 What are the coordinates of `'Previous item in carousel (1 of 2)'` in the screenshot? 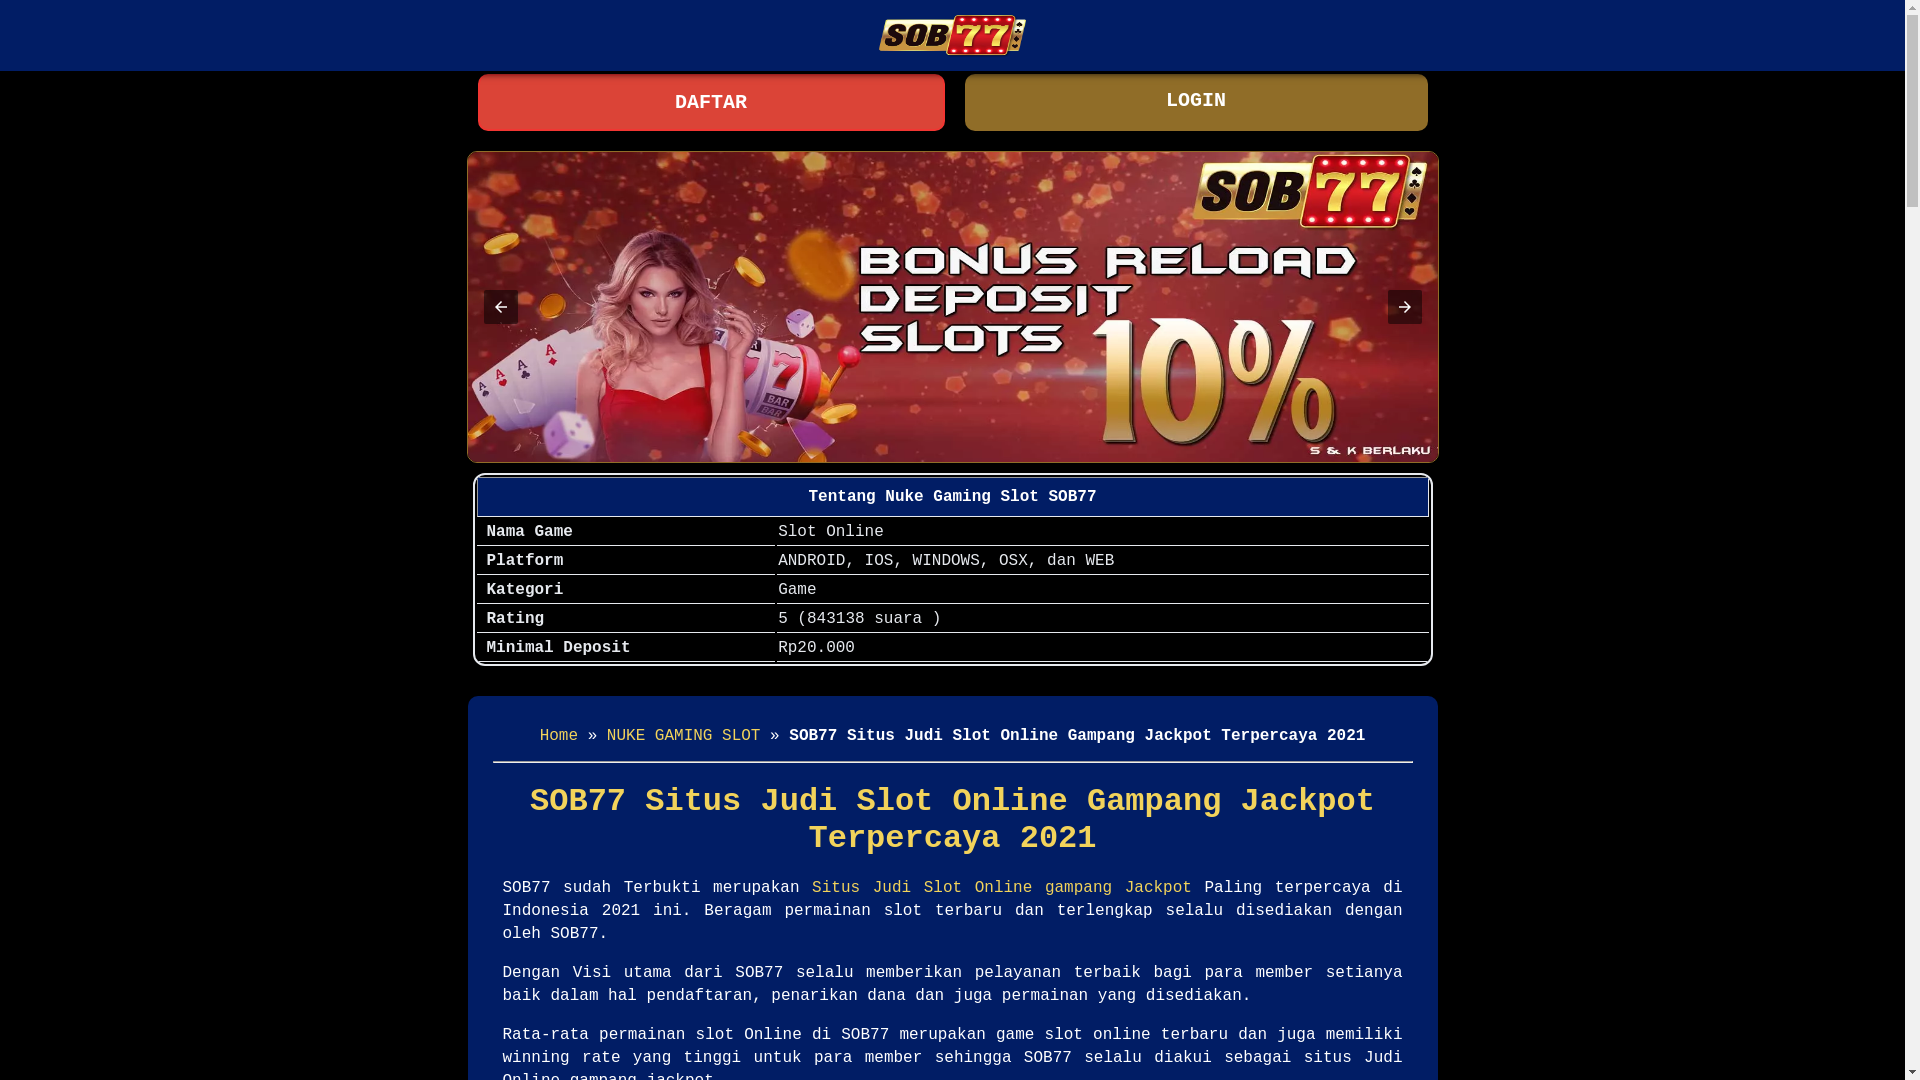 It's located at (500, 307).